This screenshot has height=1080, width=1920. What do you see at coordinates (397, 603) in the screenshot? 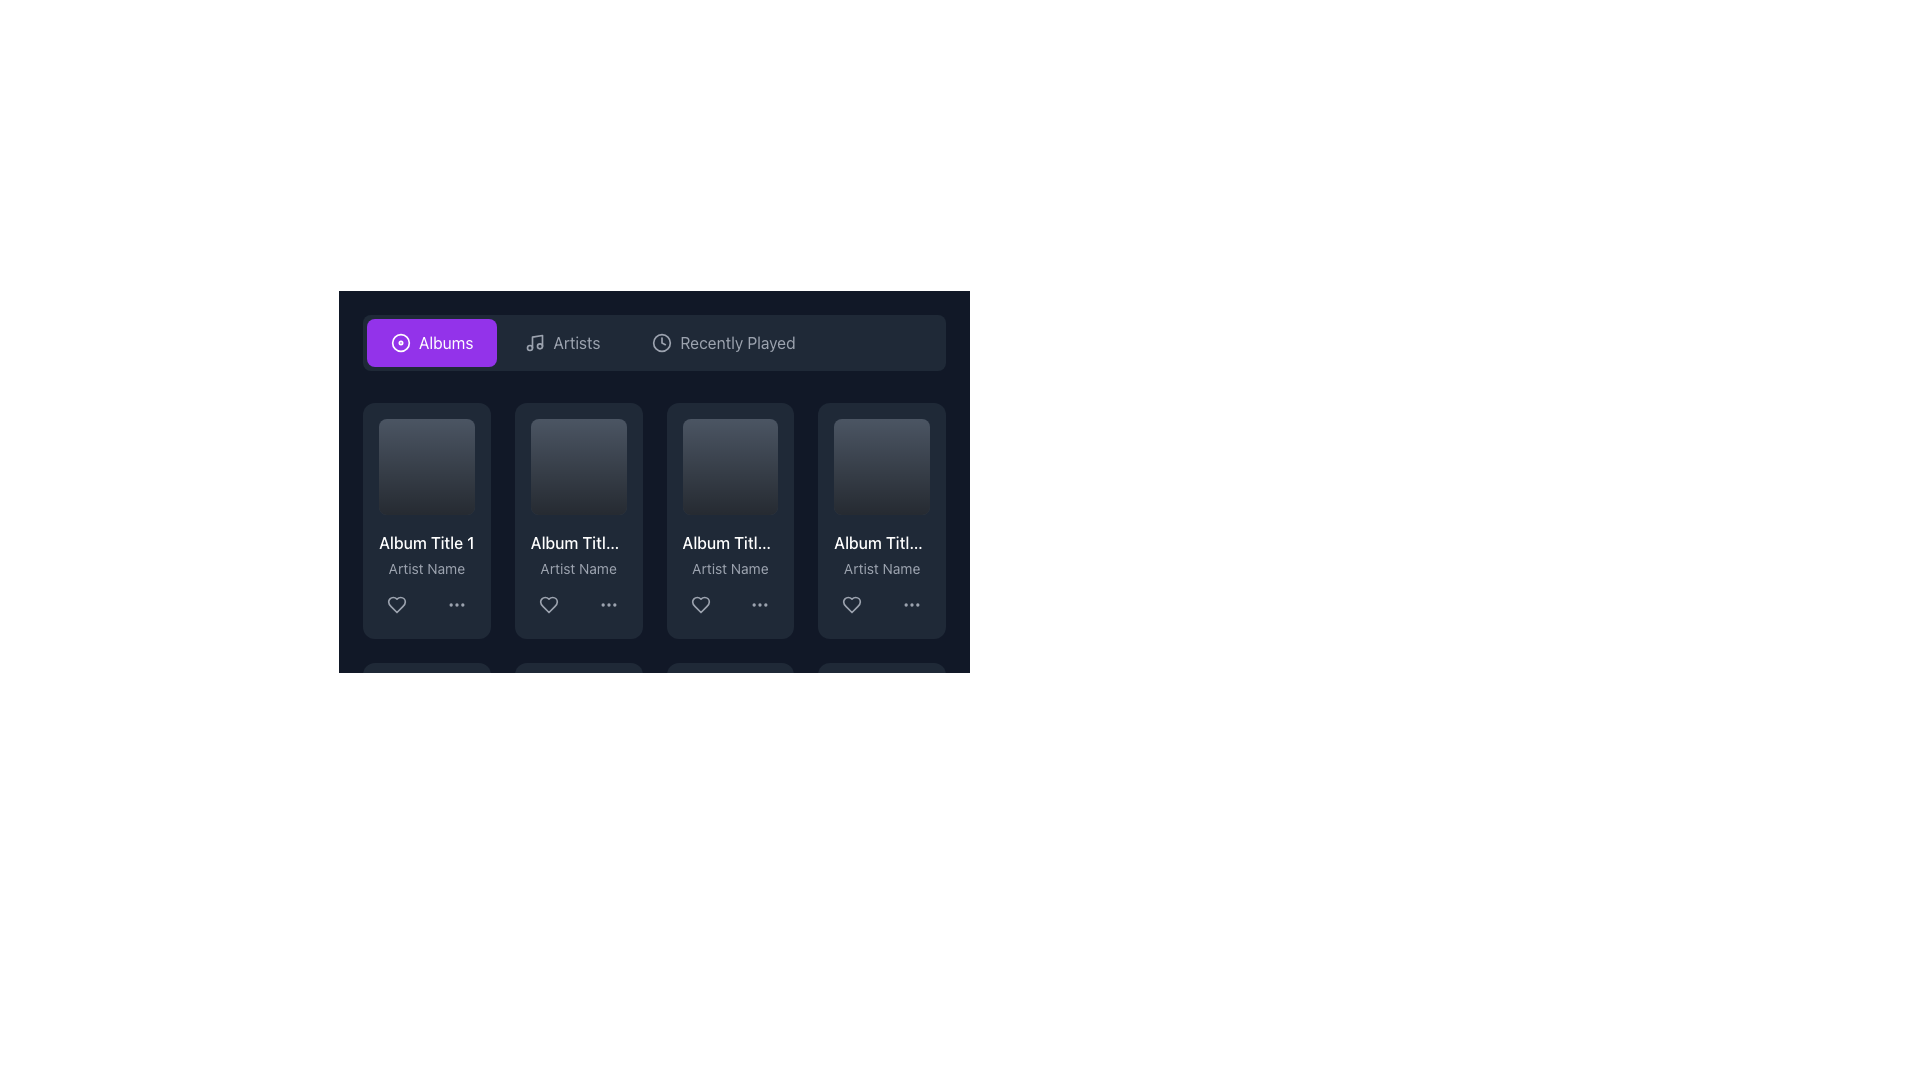
I see `the heart icon located beneath the first album item` at bounding box center [397, 603].